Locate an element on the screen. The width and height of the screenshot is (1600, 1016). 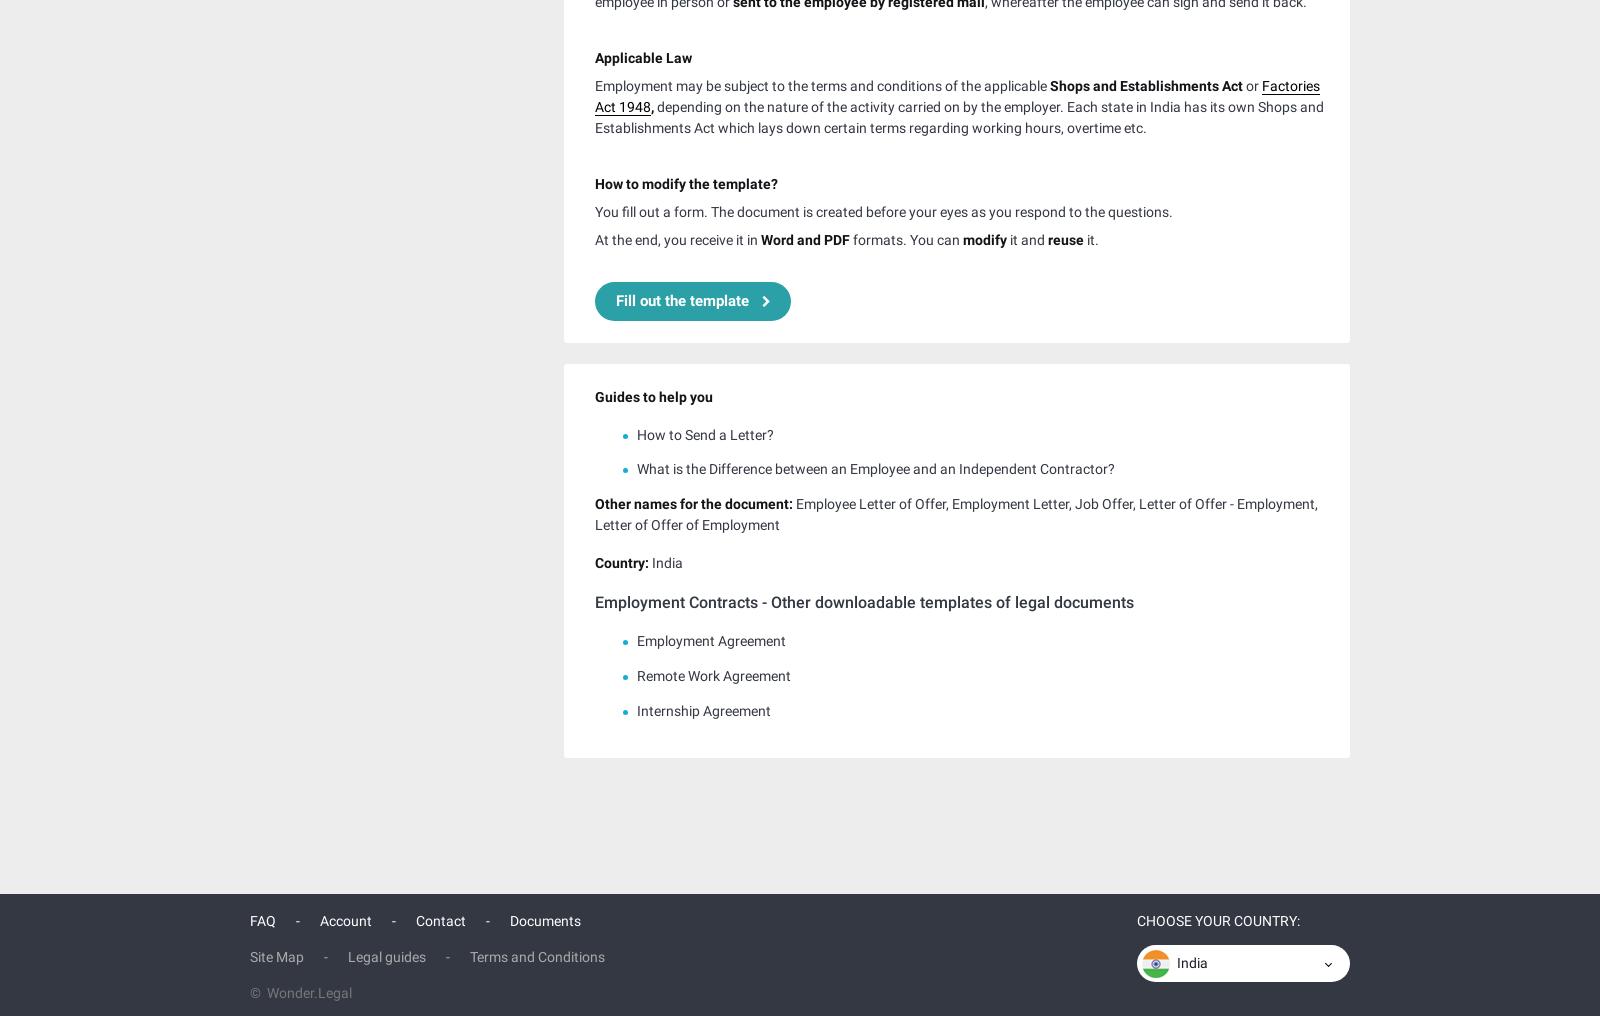
'You fill out a form. The document is created before your eyes as you respond to the questions.' is located at coordinates (883, 211).